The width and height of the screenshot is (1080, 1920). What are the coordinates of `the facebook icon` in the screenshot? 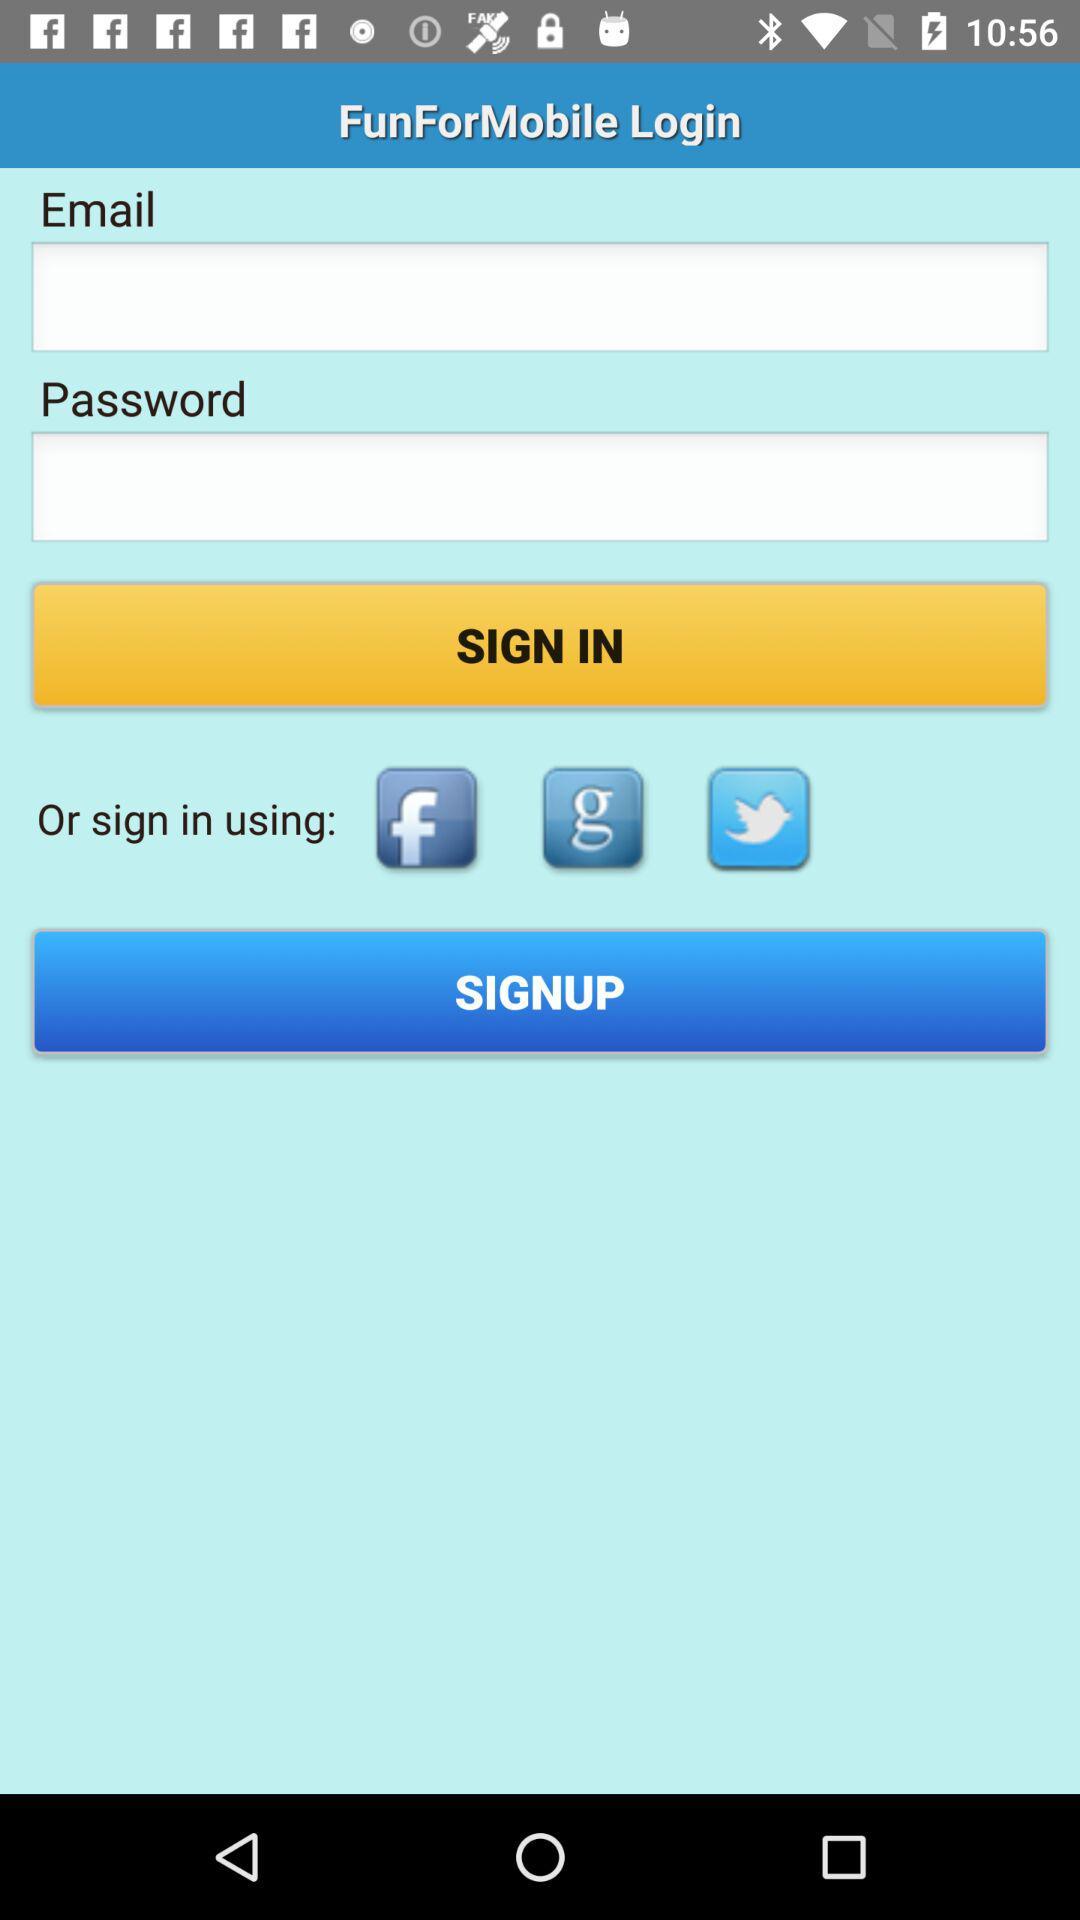 It's located at (425, 818).